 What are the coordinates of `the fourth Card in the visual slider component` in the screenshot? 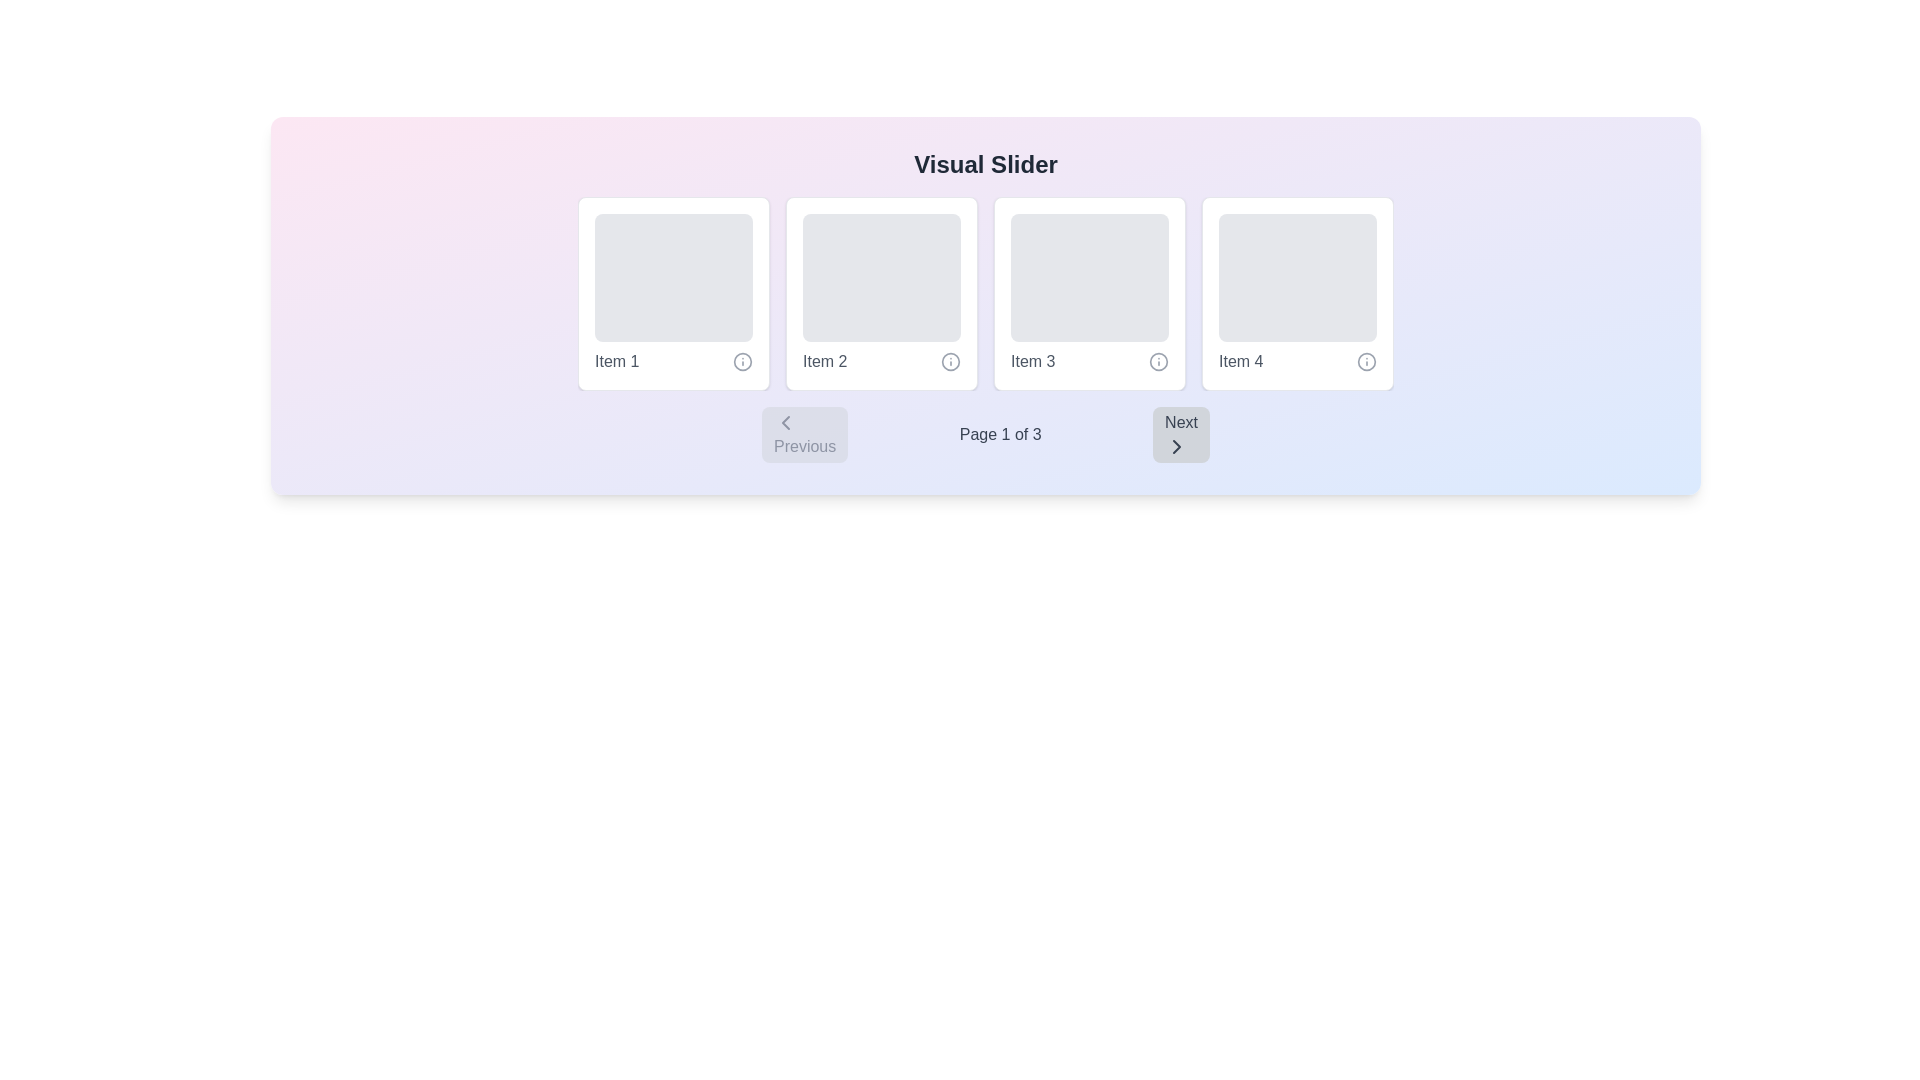 It's located at (1297, 293).